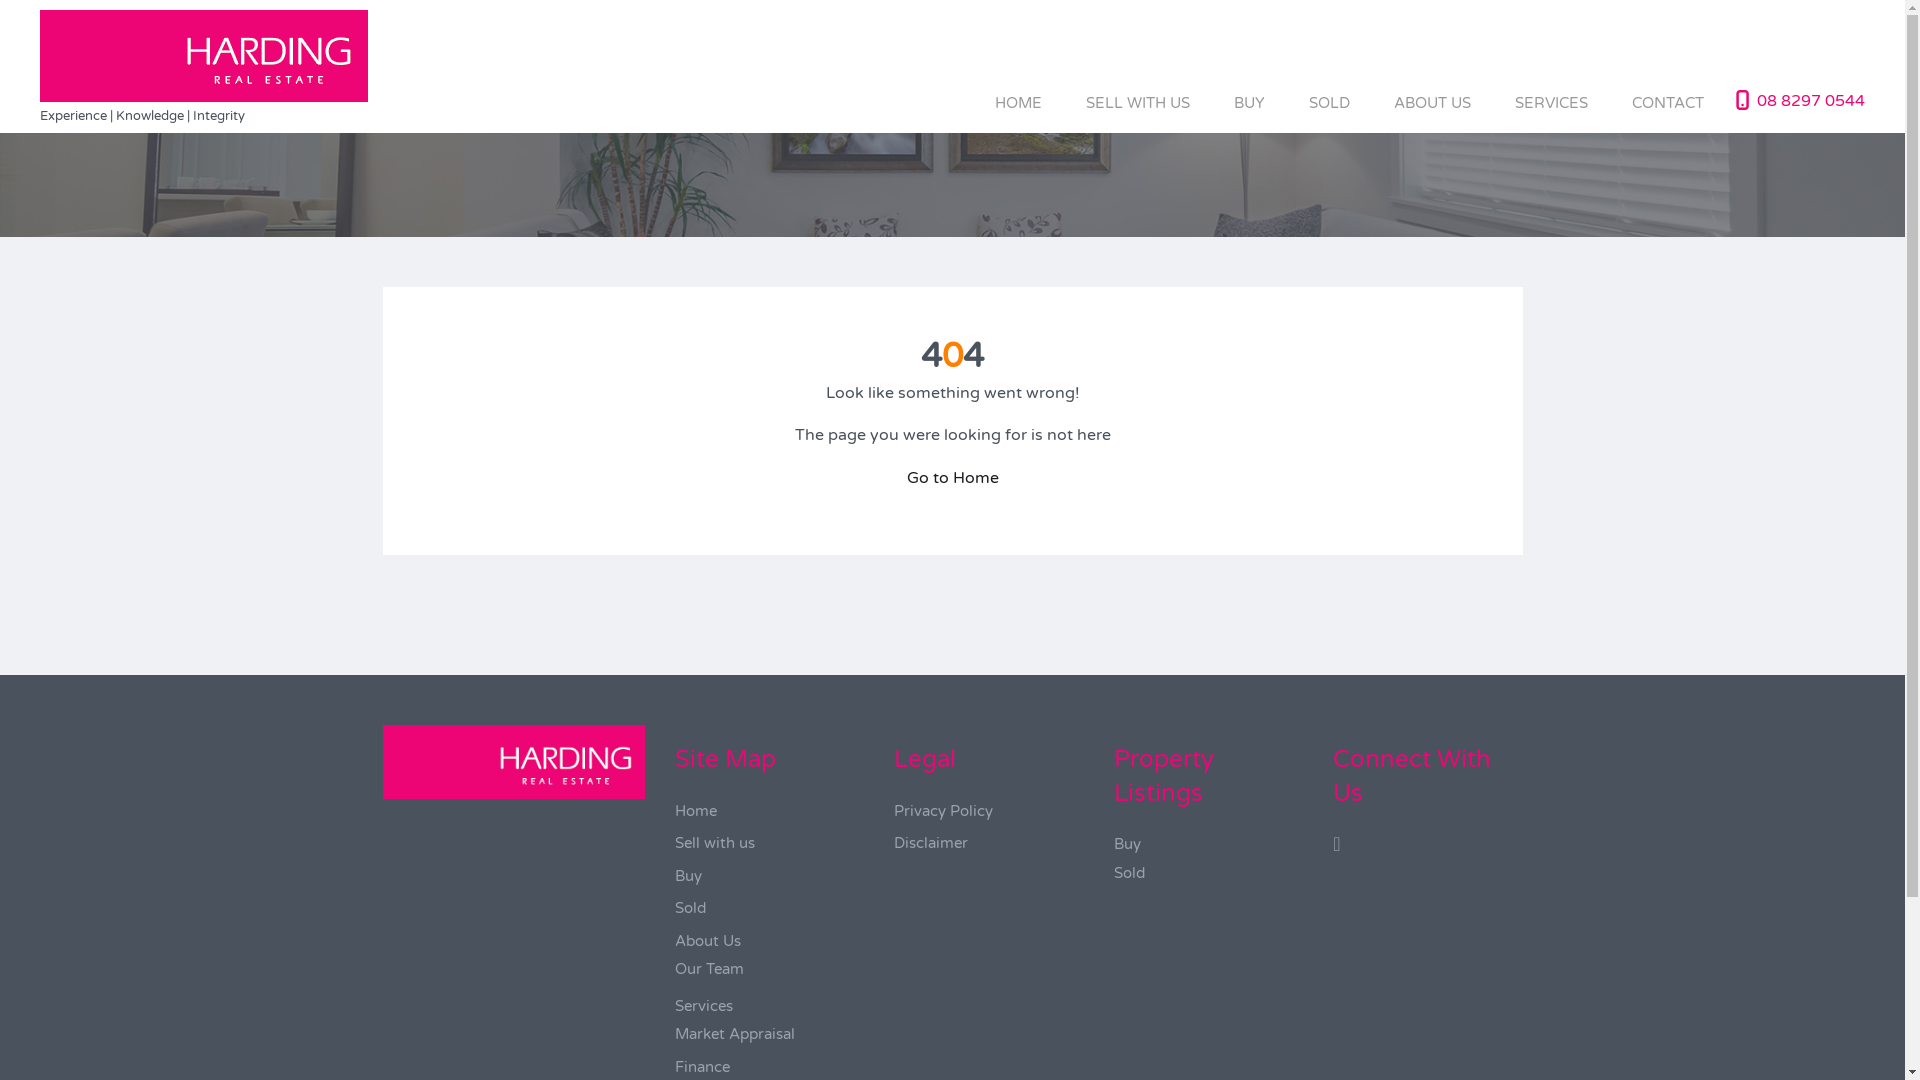 The image size is (1920, 1080). What do you see at coordinates (709, 967) in the screenshot?
I see `'Our Team'` at bounding box center [709, 967].